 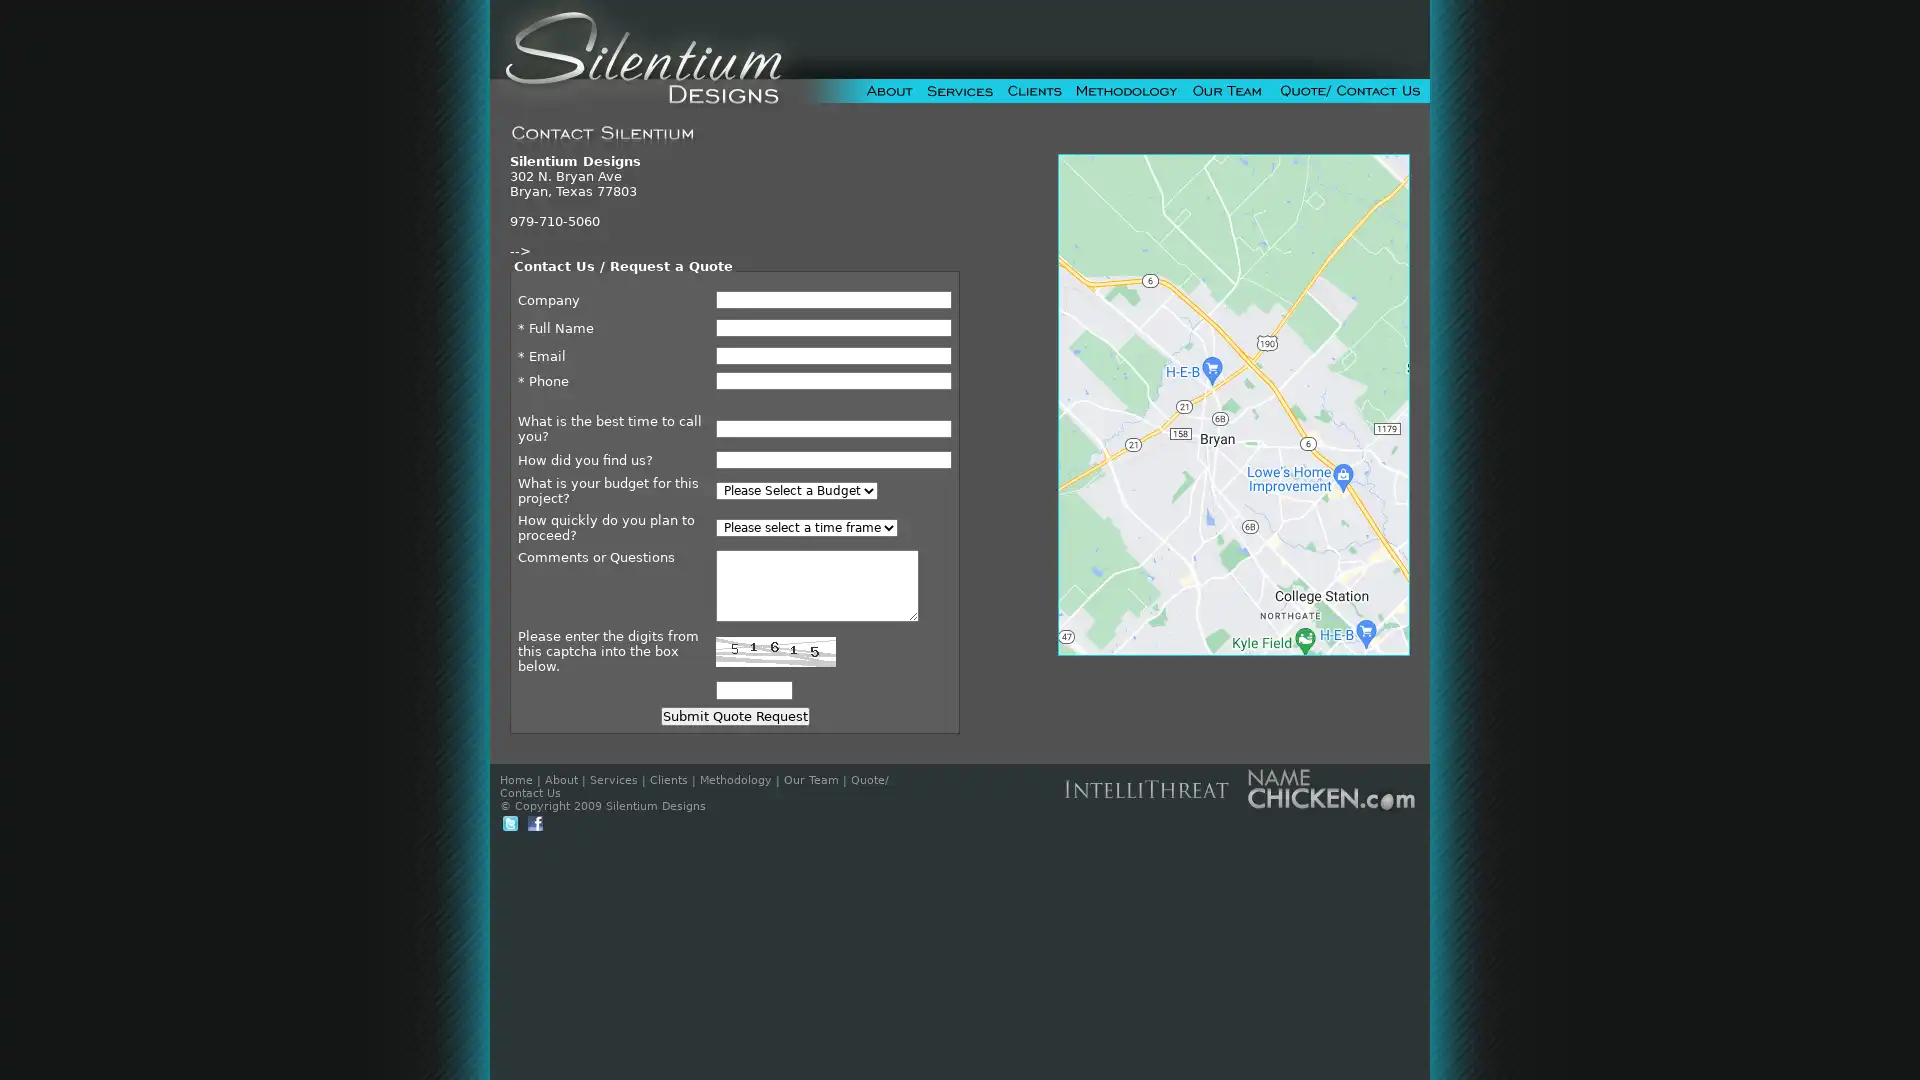 What do you see at coordinates (733, 715) in the screenshot?
I see `Submit Quote Request` at bounding box center [733, 715].